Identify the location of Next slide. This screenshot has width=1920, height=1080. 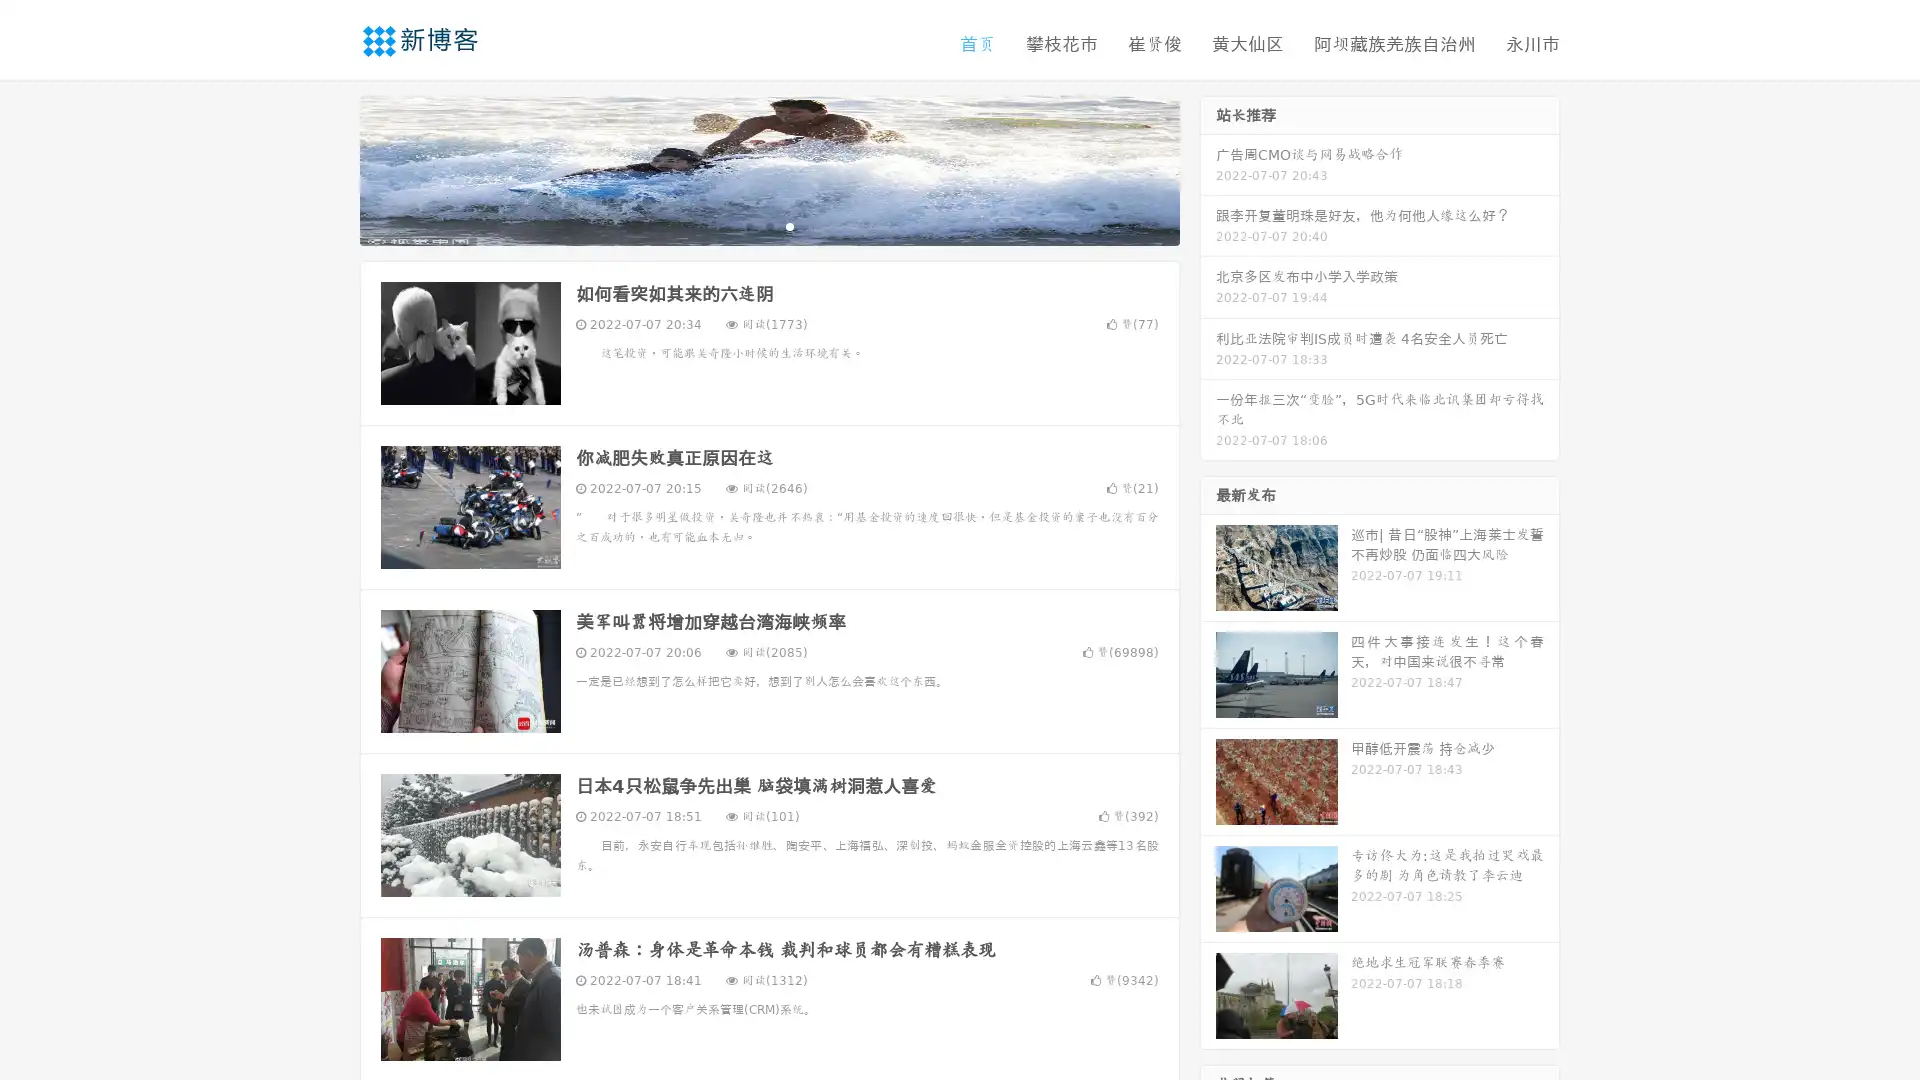
(1208, 168).